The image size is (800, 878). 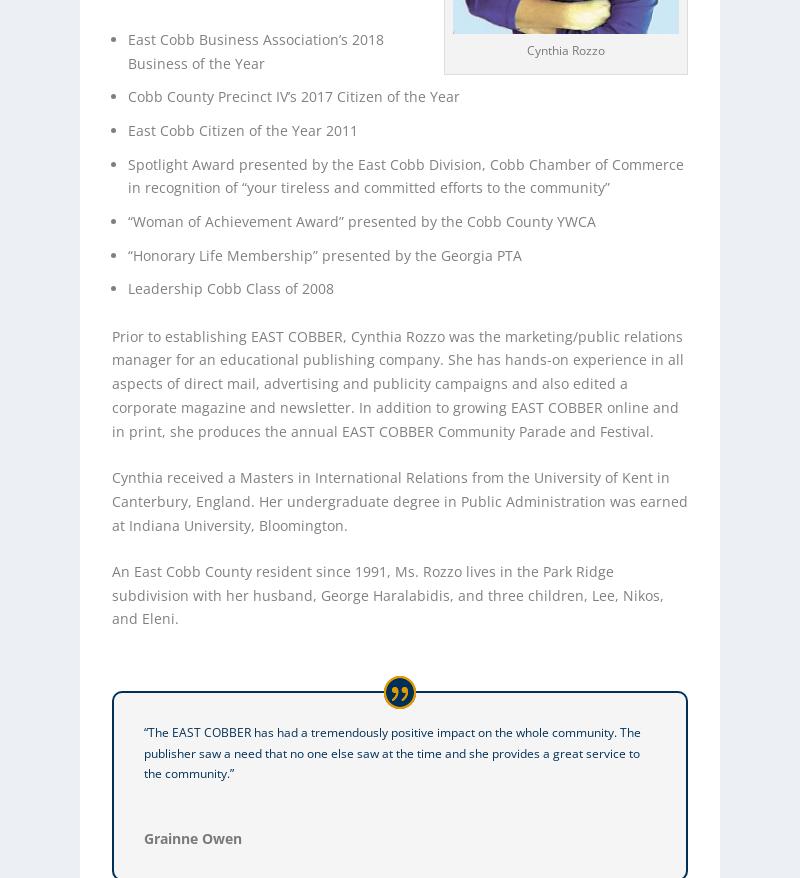 I want to click on 'Cynthia Rozzo', so click(x=566, y=49).